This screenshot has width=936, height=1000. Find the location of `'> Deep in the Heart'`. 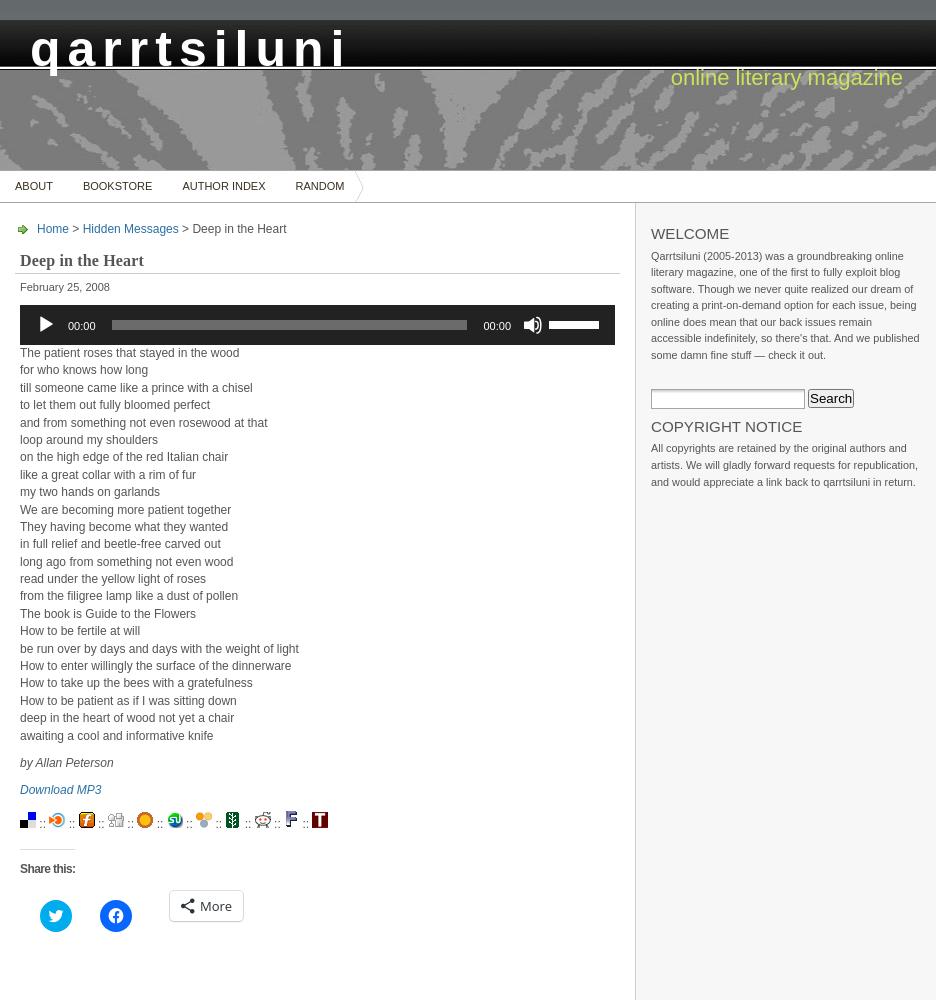

'> Deep in the Heart' is located at coordinates (177, 228).